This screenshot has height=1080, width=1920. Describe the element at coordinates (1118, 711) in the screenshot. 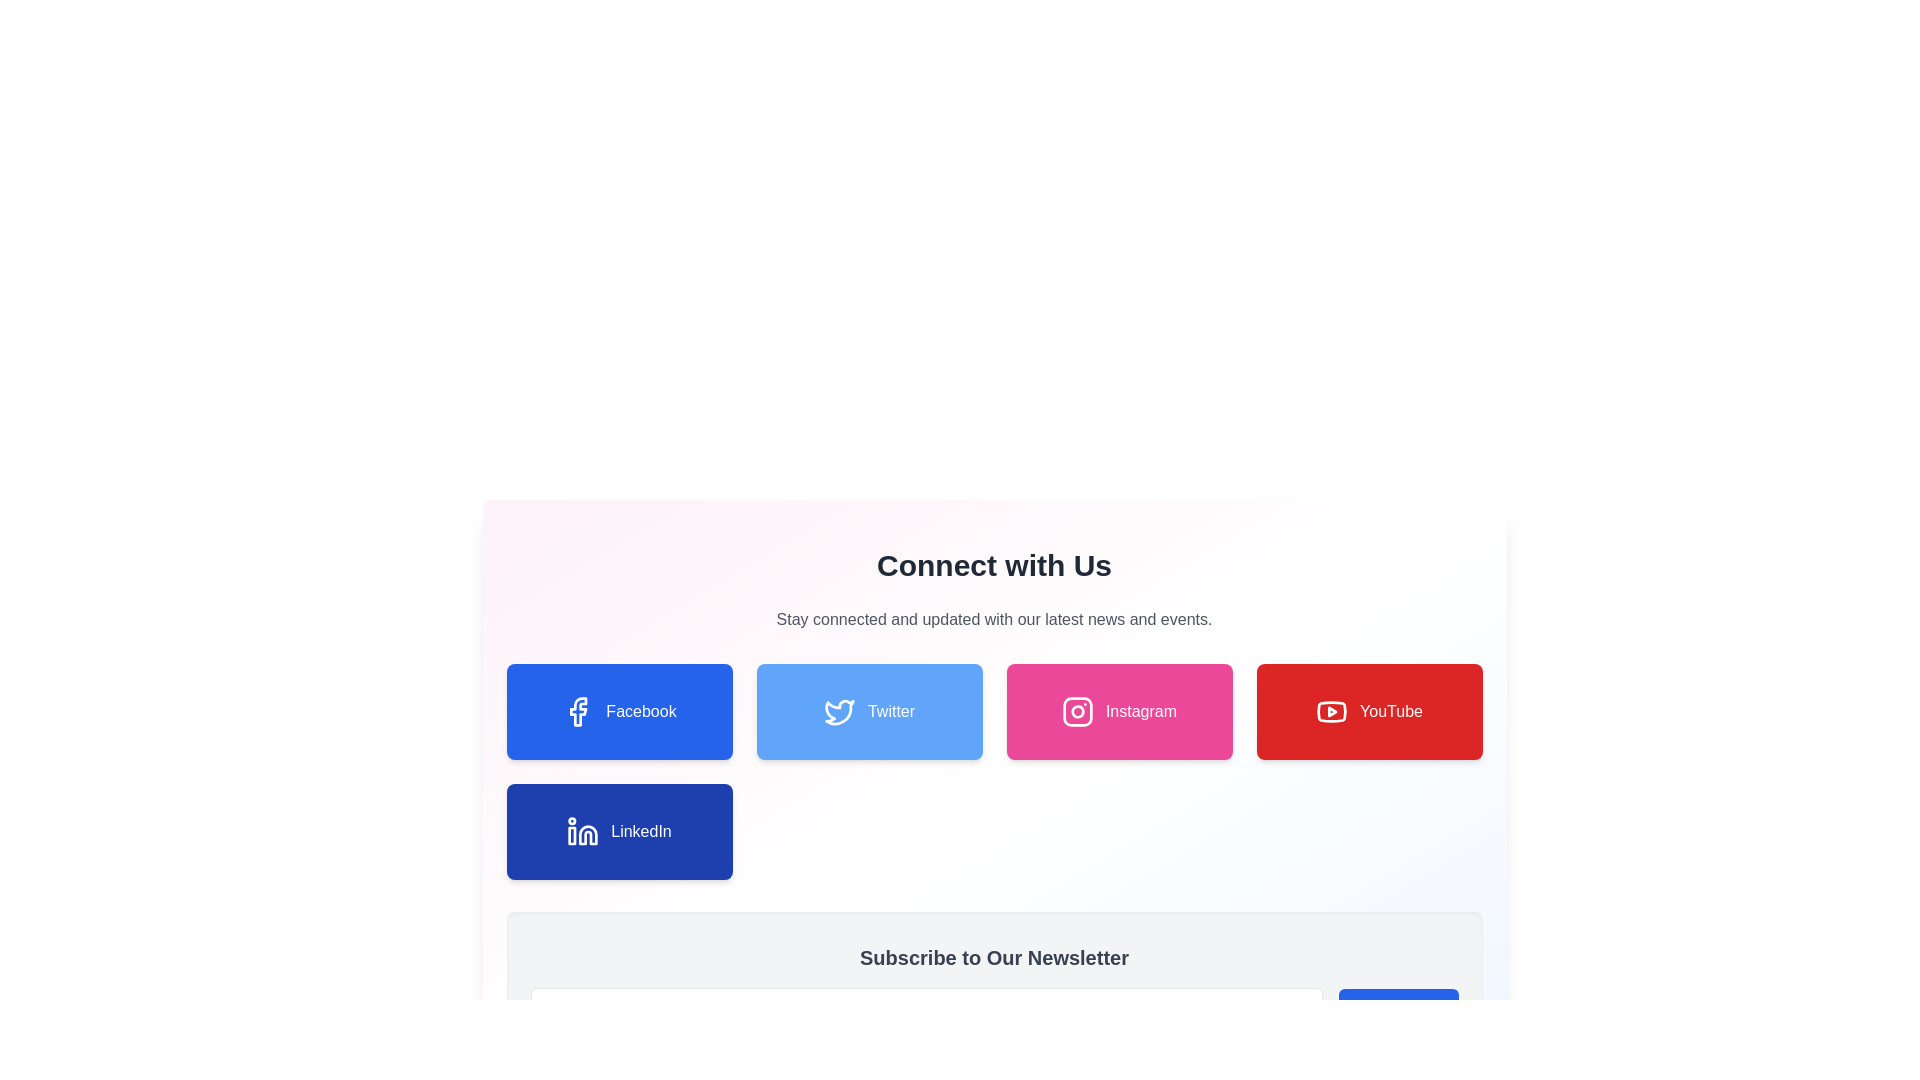

I see `the Instagram button, which has a pink background, rounded corners, and white text with an icon` at that location.